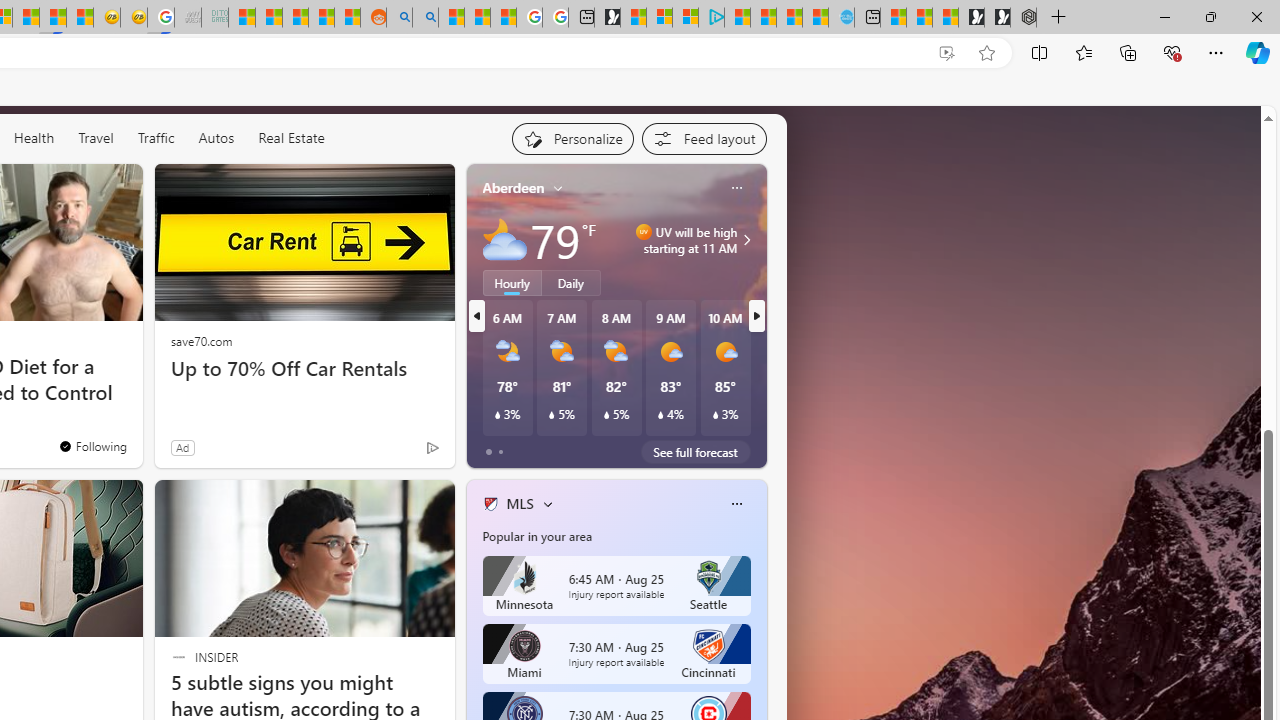 The width and height of the screenshot is (1280, 720). What do you see at coordinates (154, 136) in the screenshot?
I see `'Traffic'` at bounding box center [154, 136].